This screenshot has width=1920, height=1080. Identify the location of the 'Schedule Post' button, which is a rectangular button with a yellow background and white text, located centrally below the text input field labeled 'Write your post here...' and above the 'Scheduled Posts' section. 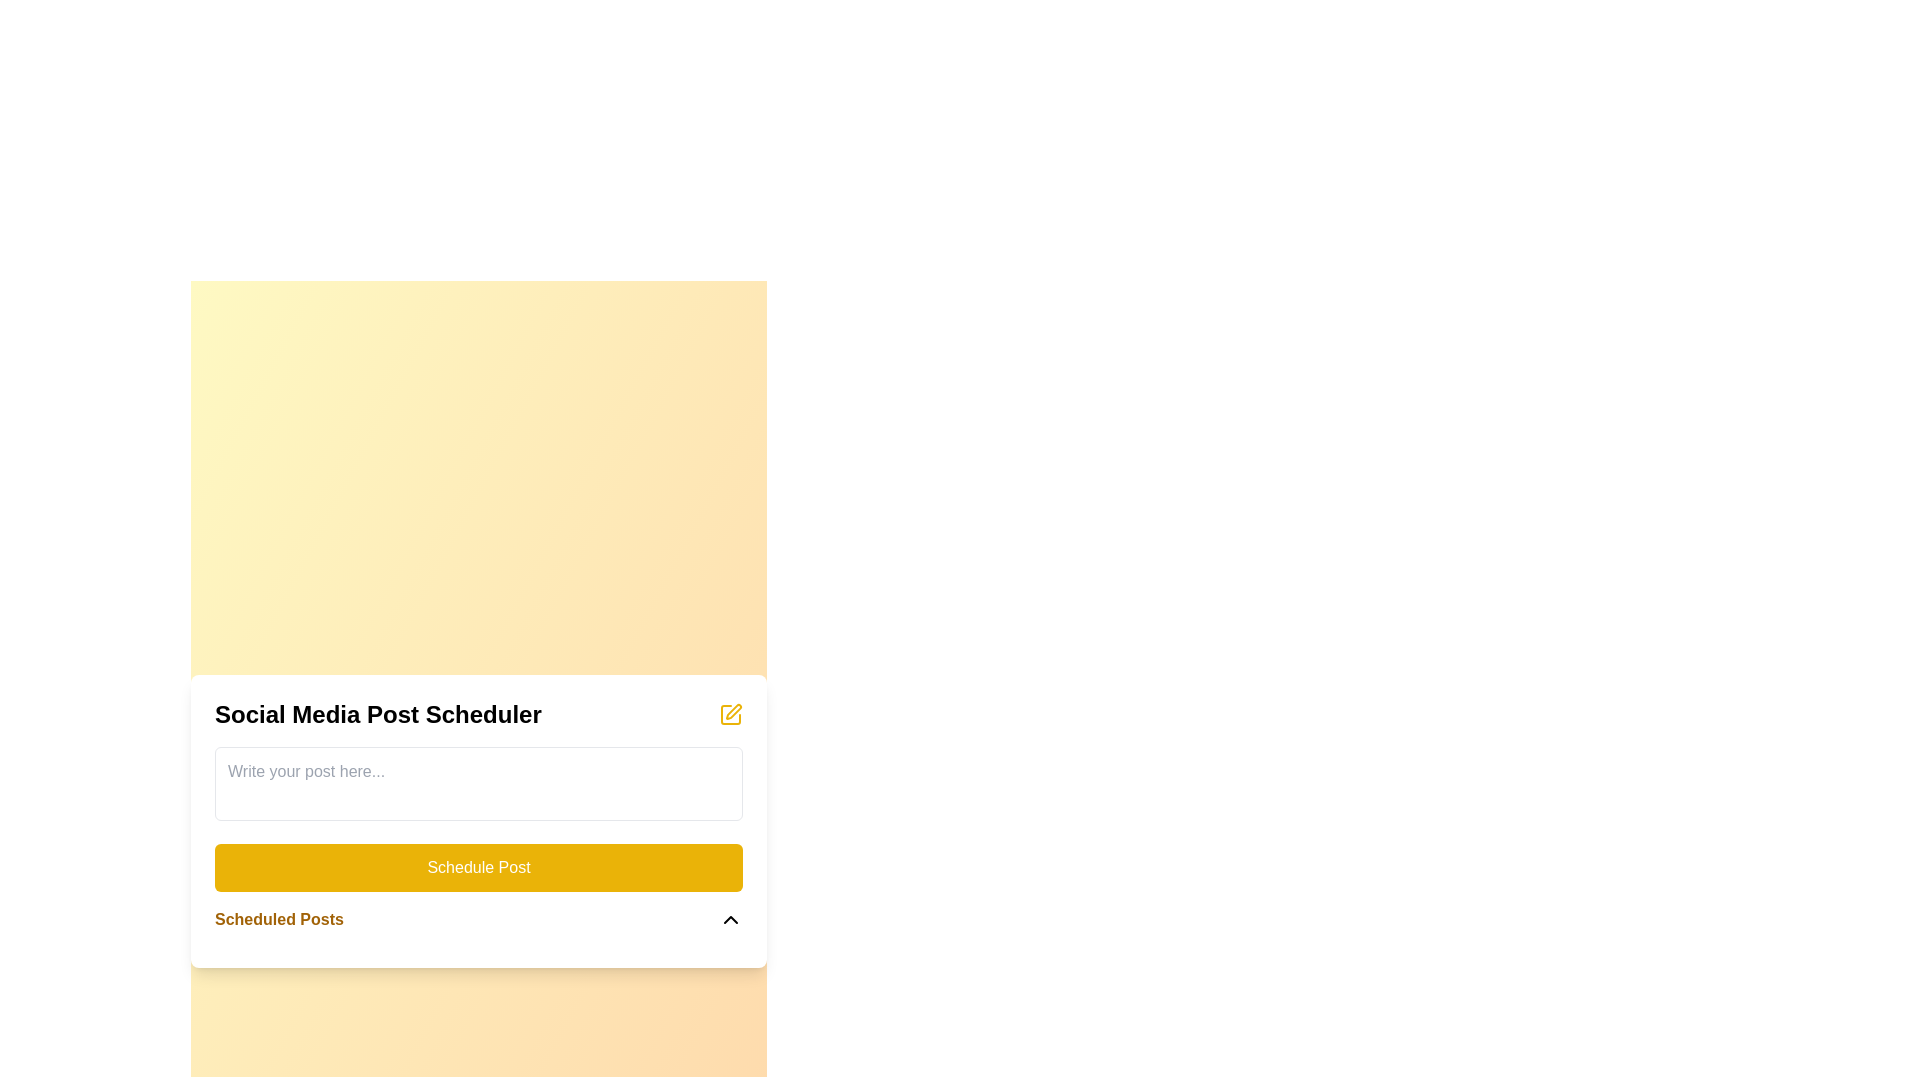
(478, 866).